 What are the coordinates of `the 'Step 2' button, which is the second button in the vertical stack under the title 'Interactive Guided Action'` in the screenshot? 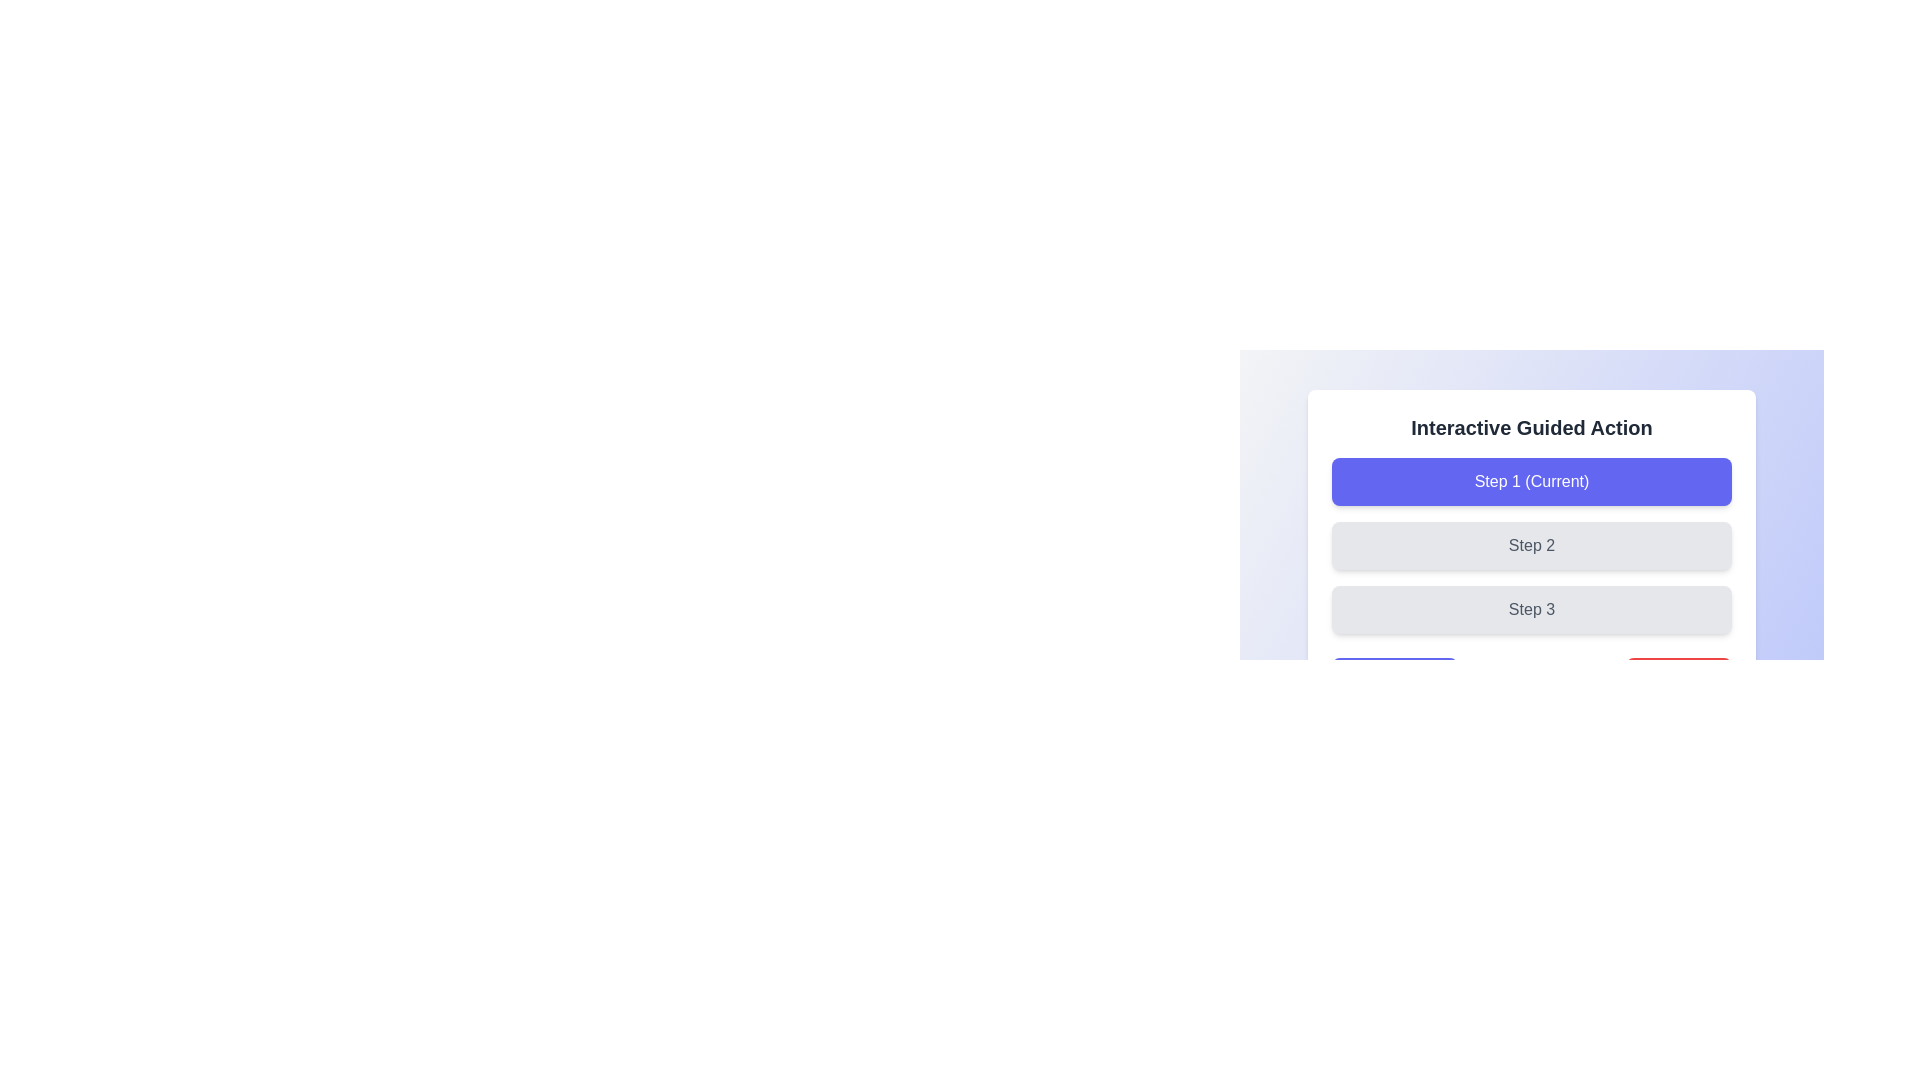 It's located at (1530, 555).